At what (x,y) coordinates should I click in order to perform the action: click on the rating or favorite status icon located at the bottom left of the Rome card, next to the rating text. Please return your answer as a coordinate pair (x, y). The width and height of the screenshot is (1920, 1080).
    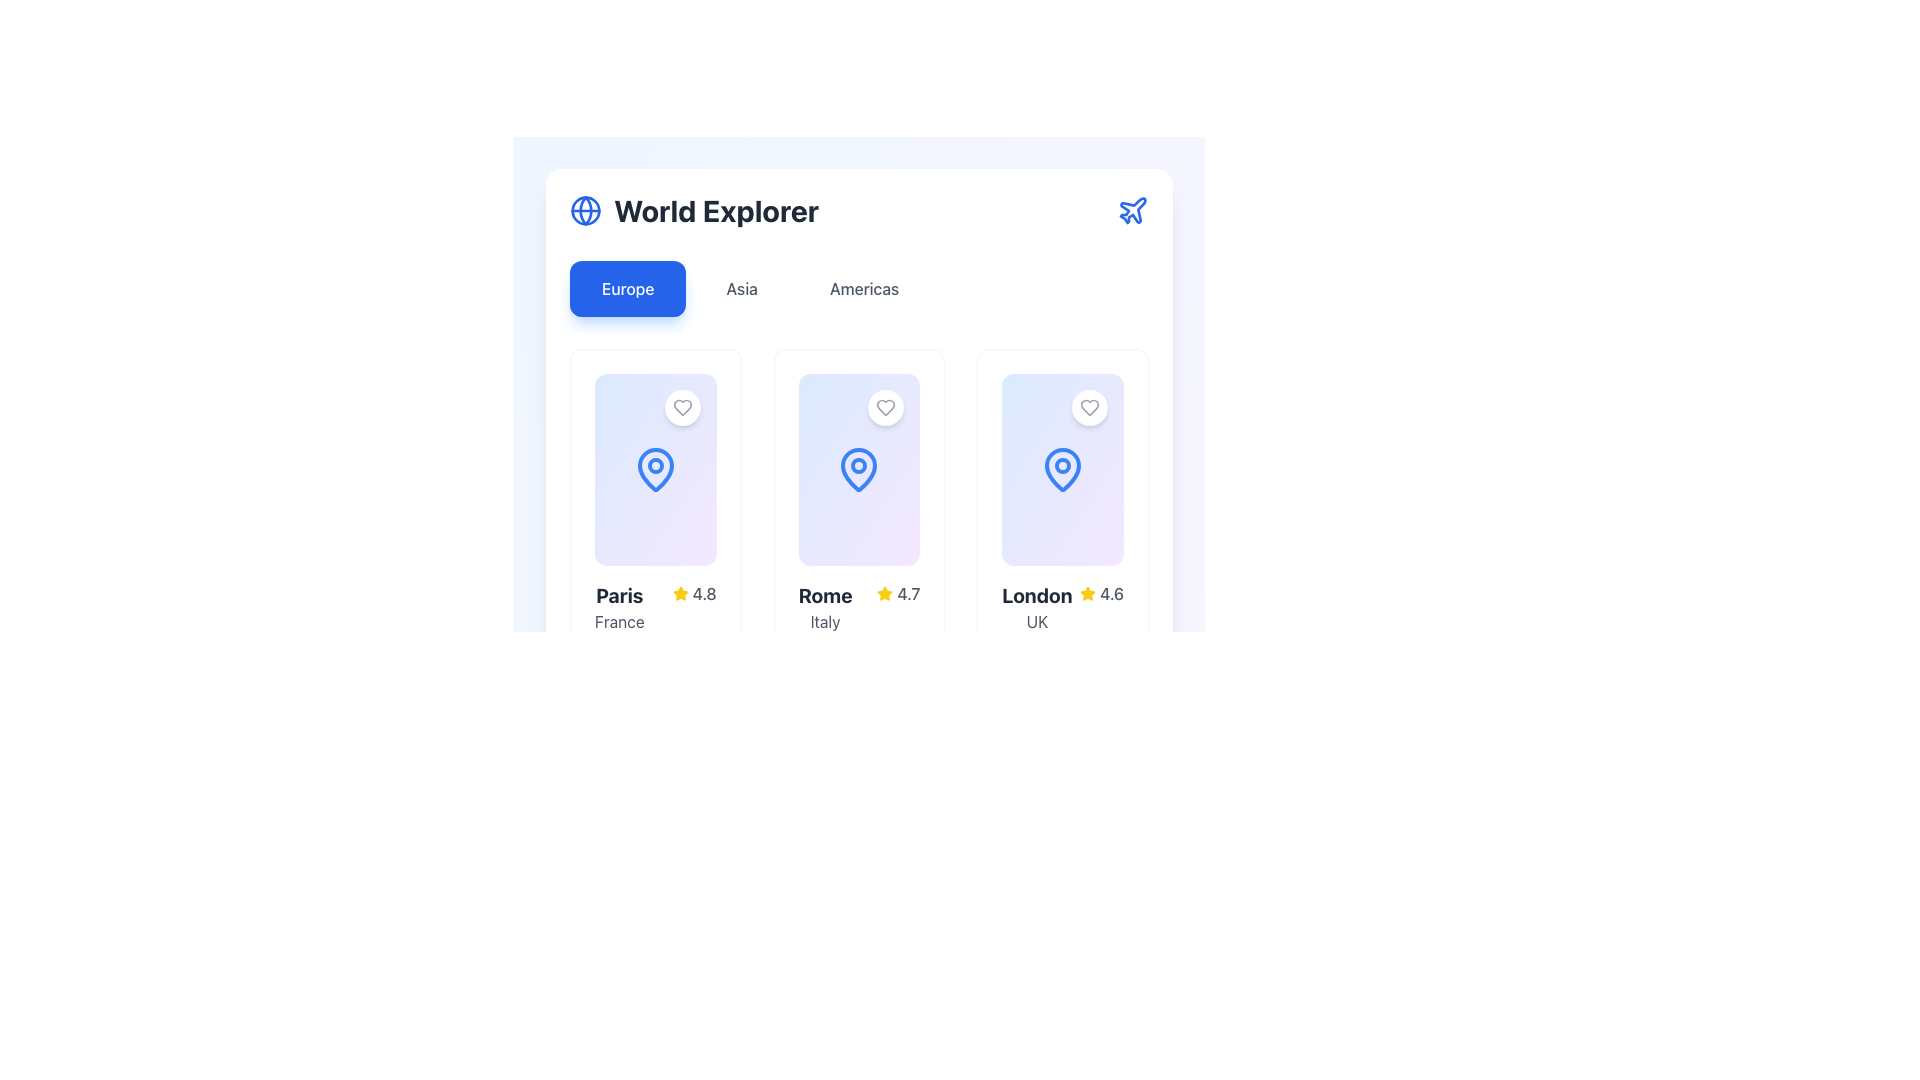
    Looking at the image, I should click on (884, 592).